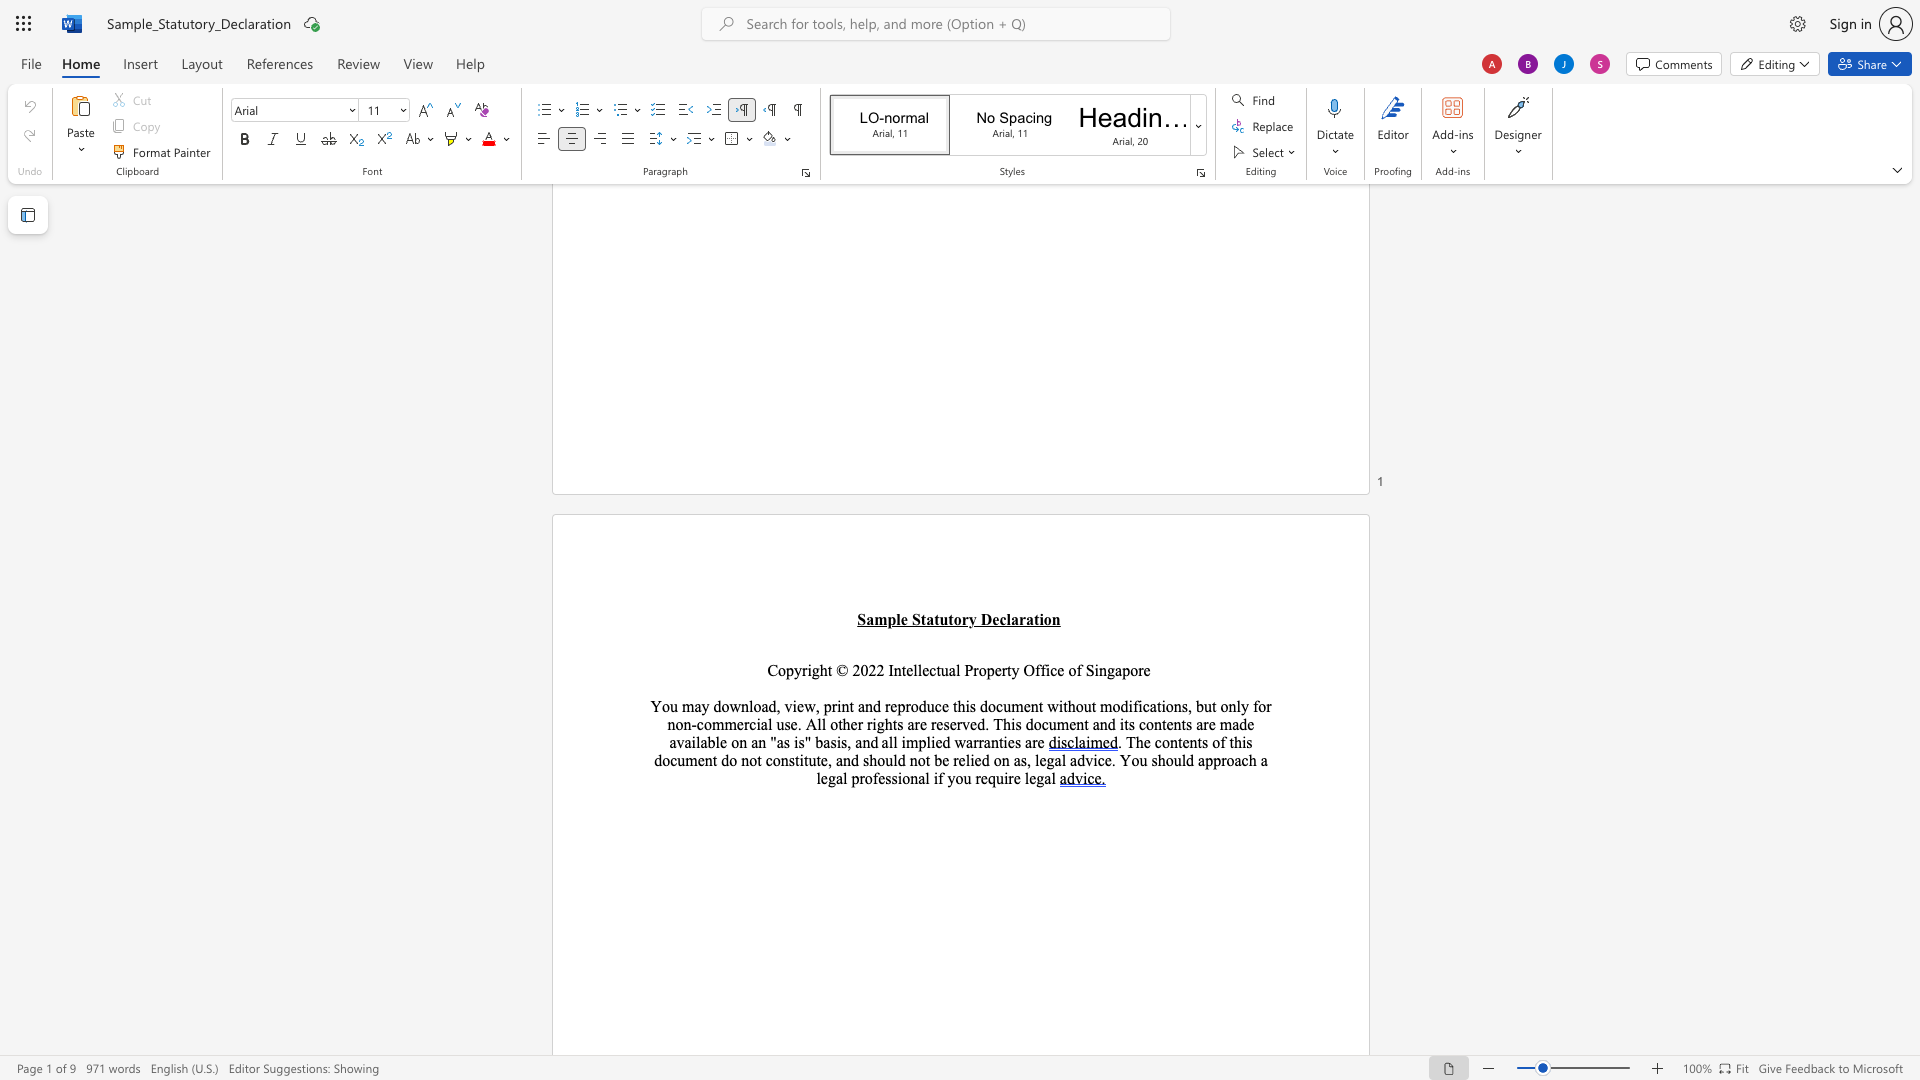  Describe the element at coordinates (942, 618) in the screenshot. I see `the 1th character "u" in the text` at that location.